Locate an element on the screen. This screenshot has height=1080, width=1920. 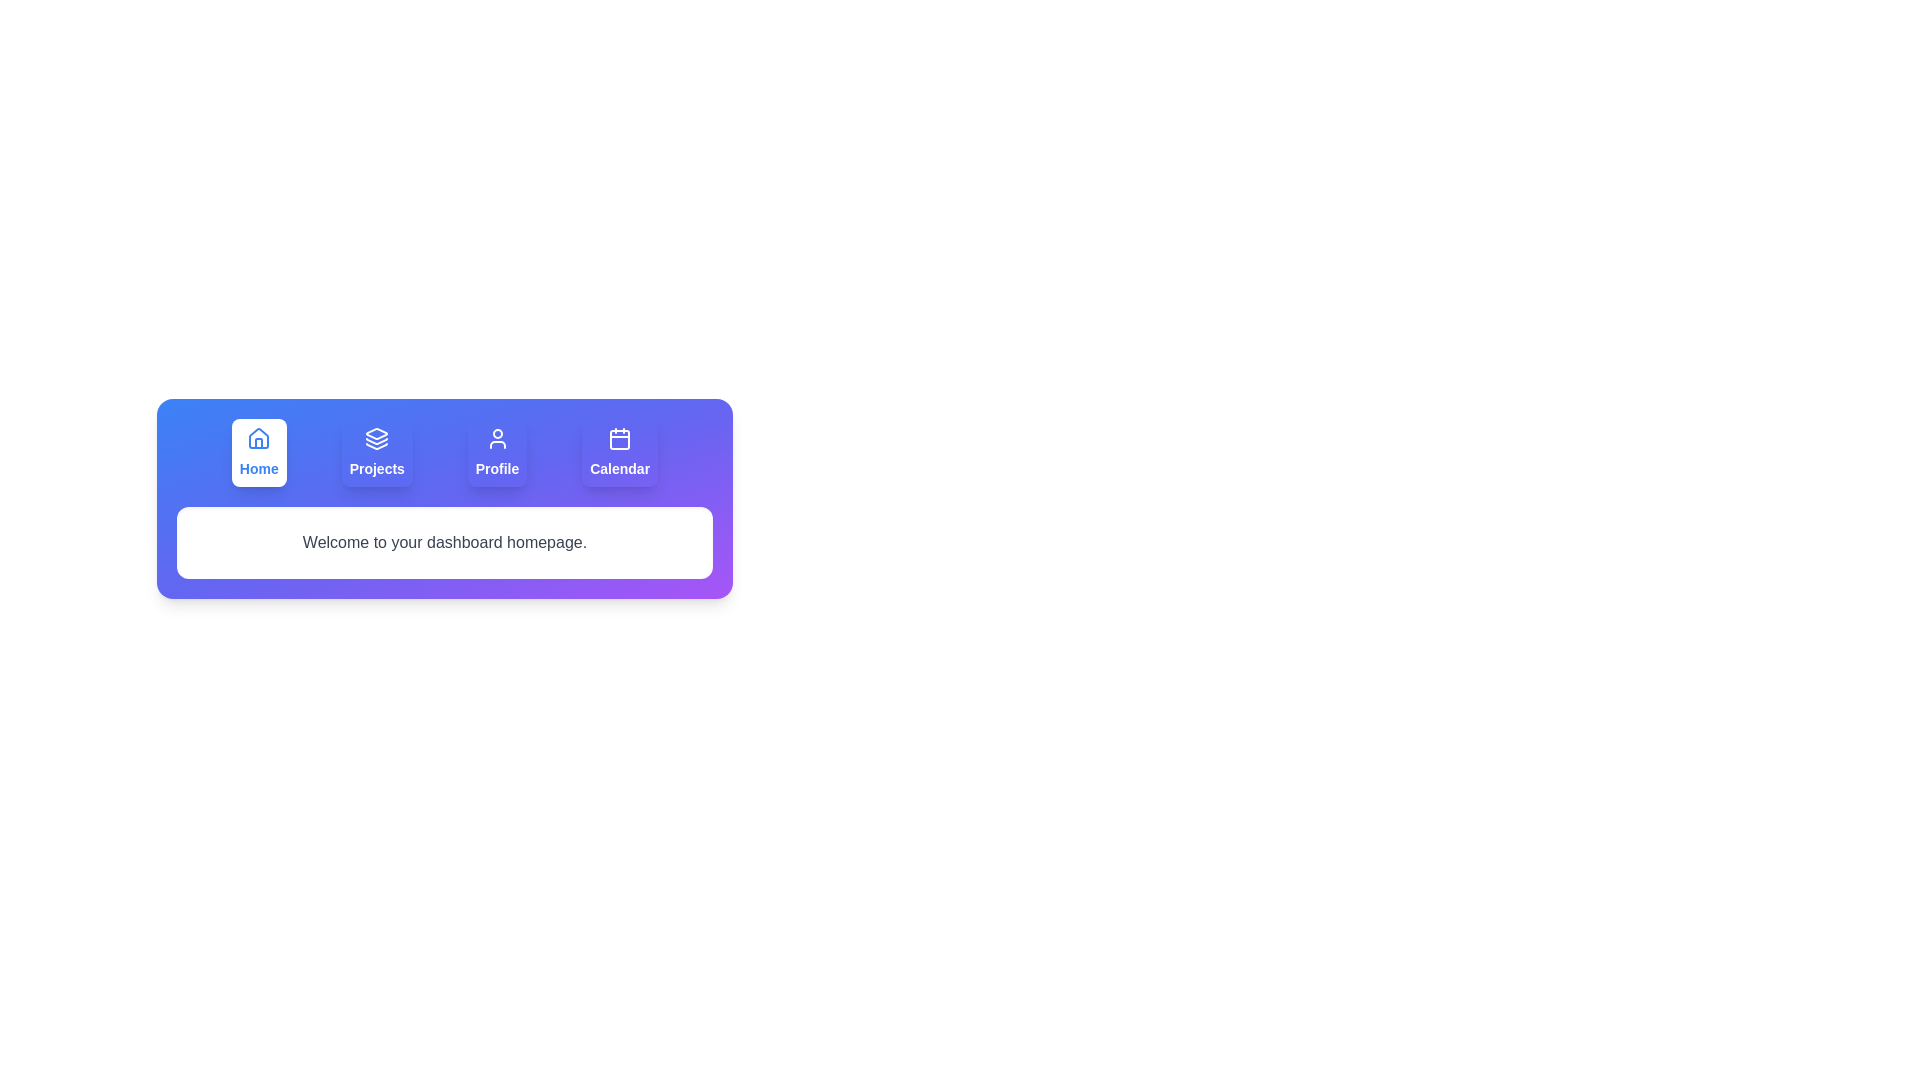
the Projects tab by clicking on its corresponding button is located at coordinates (377, 452).